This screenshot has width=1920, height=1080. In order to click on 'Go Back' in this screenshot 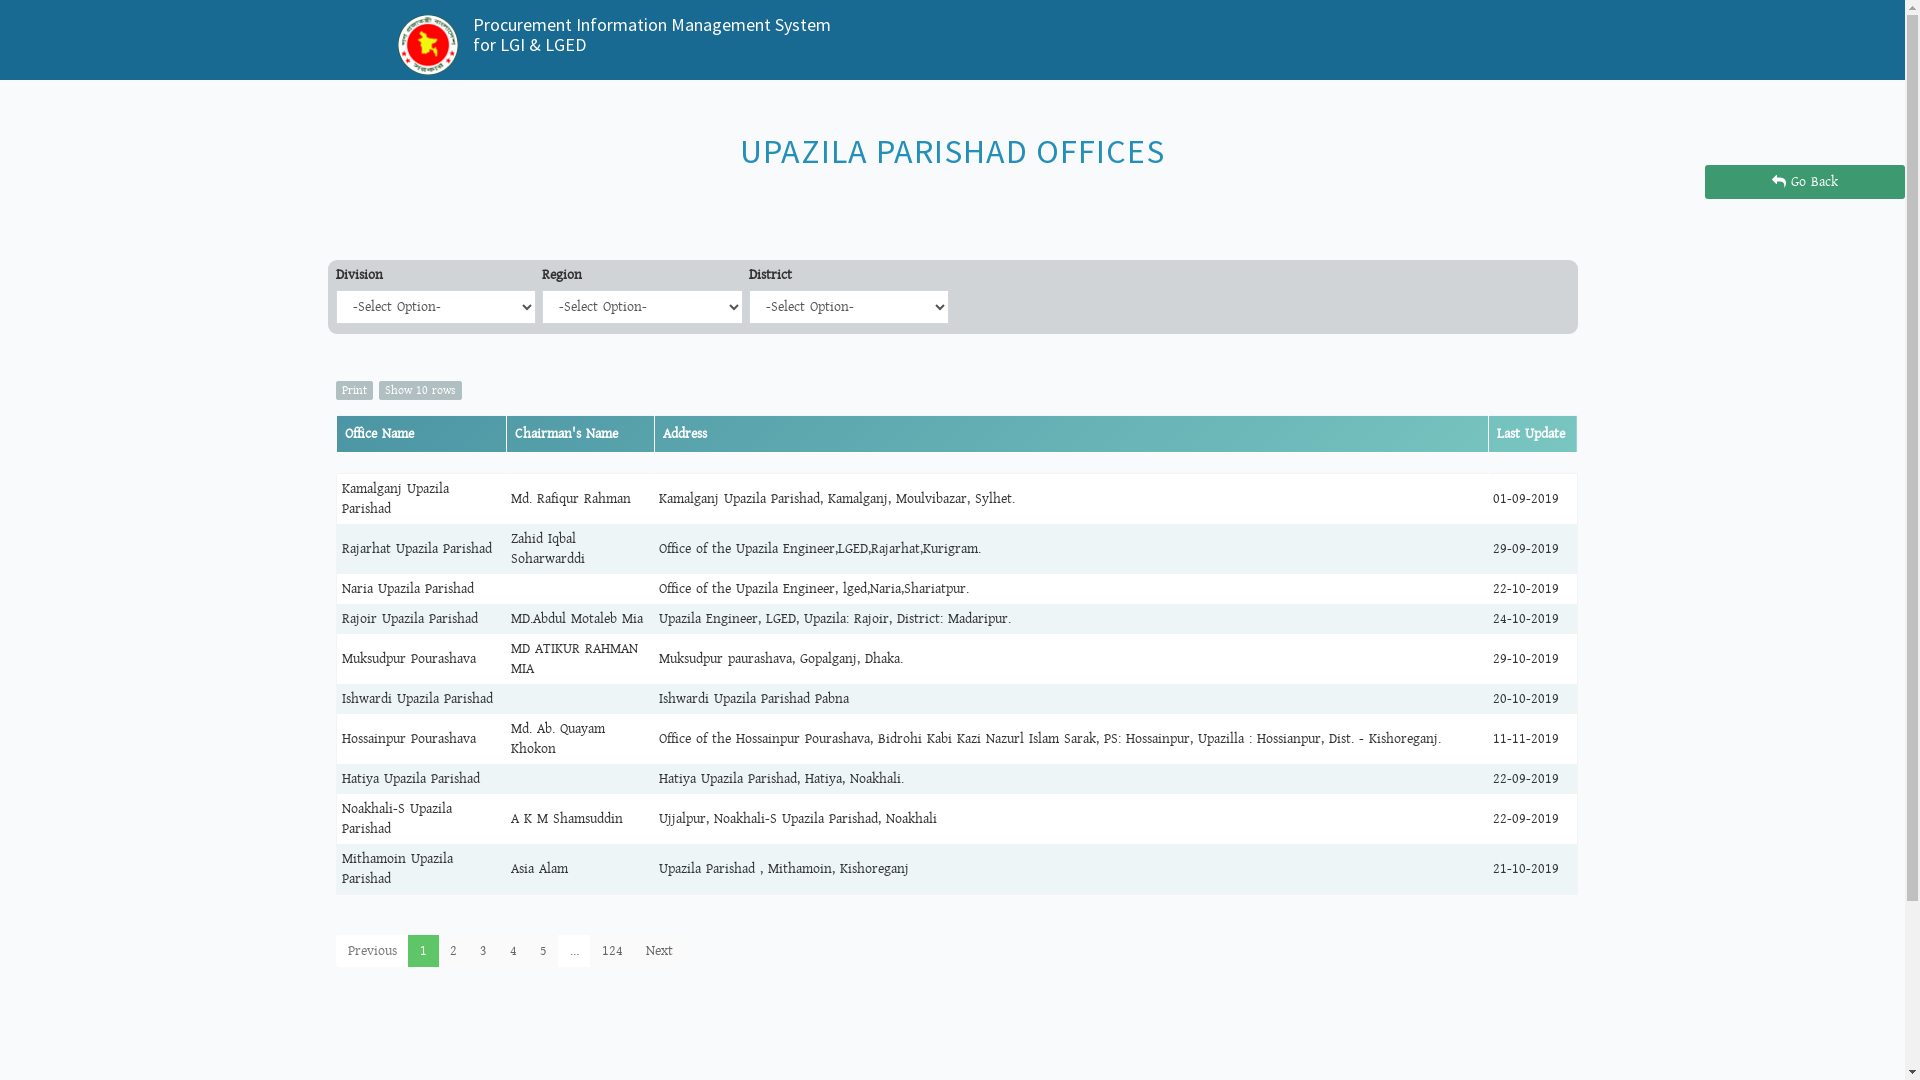, I will do `click(1804, 181)`.